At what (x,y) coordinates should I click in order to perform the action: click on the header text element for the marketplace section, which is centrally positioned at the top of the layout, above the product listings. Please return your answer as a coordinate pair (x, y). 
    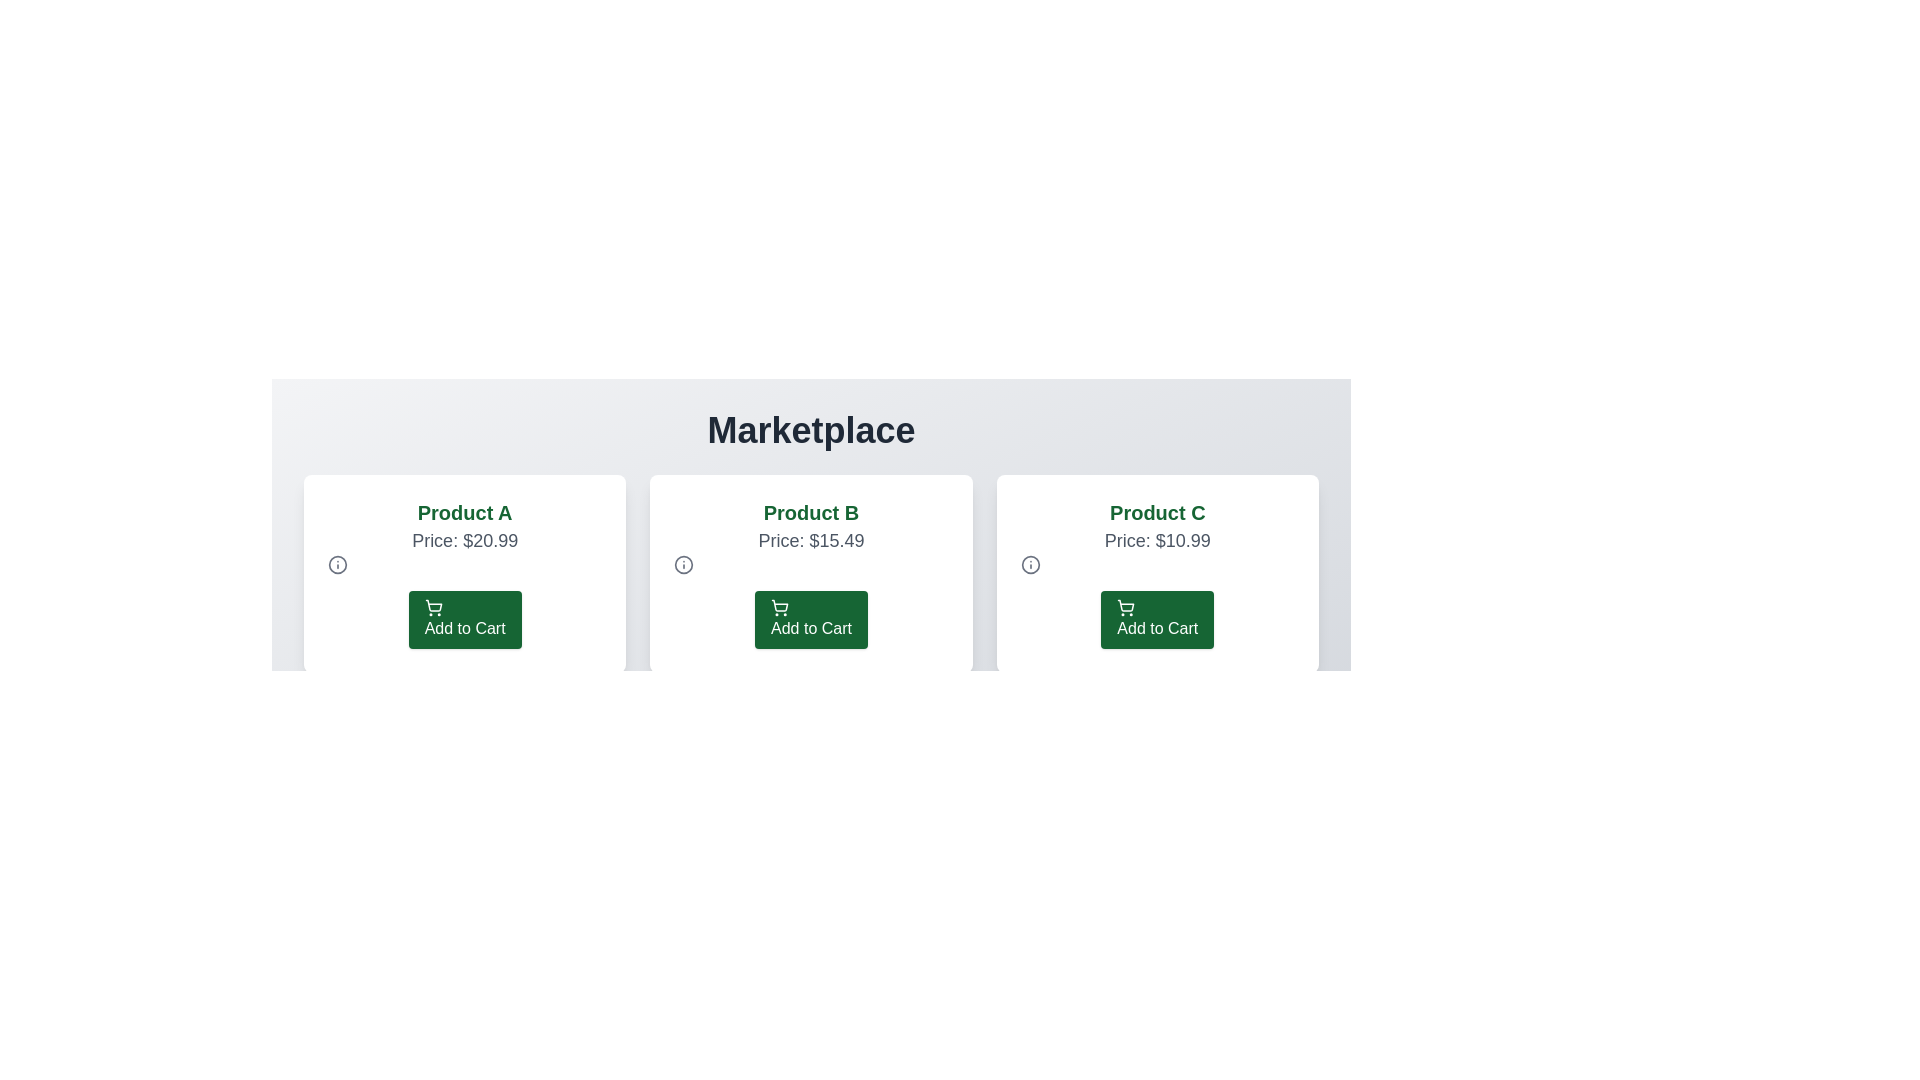
    Looking at the image, I should click on (811, 430).